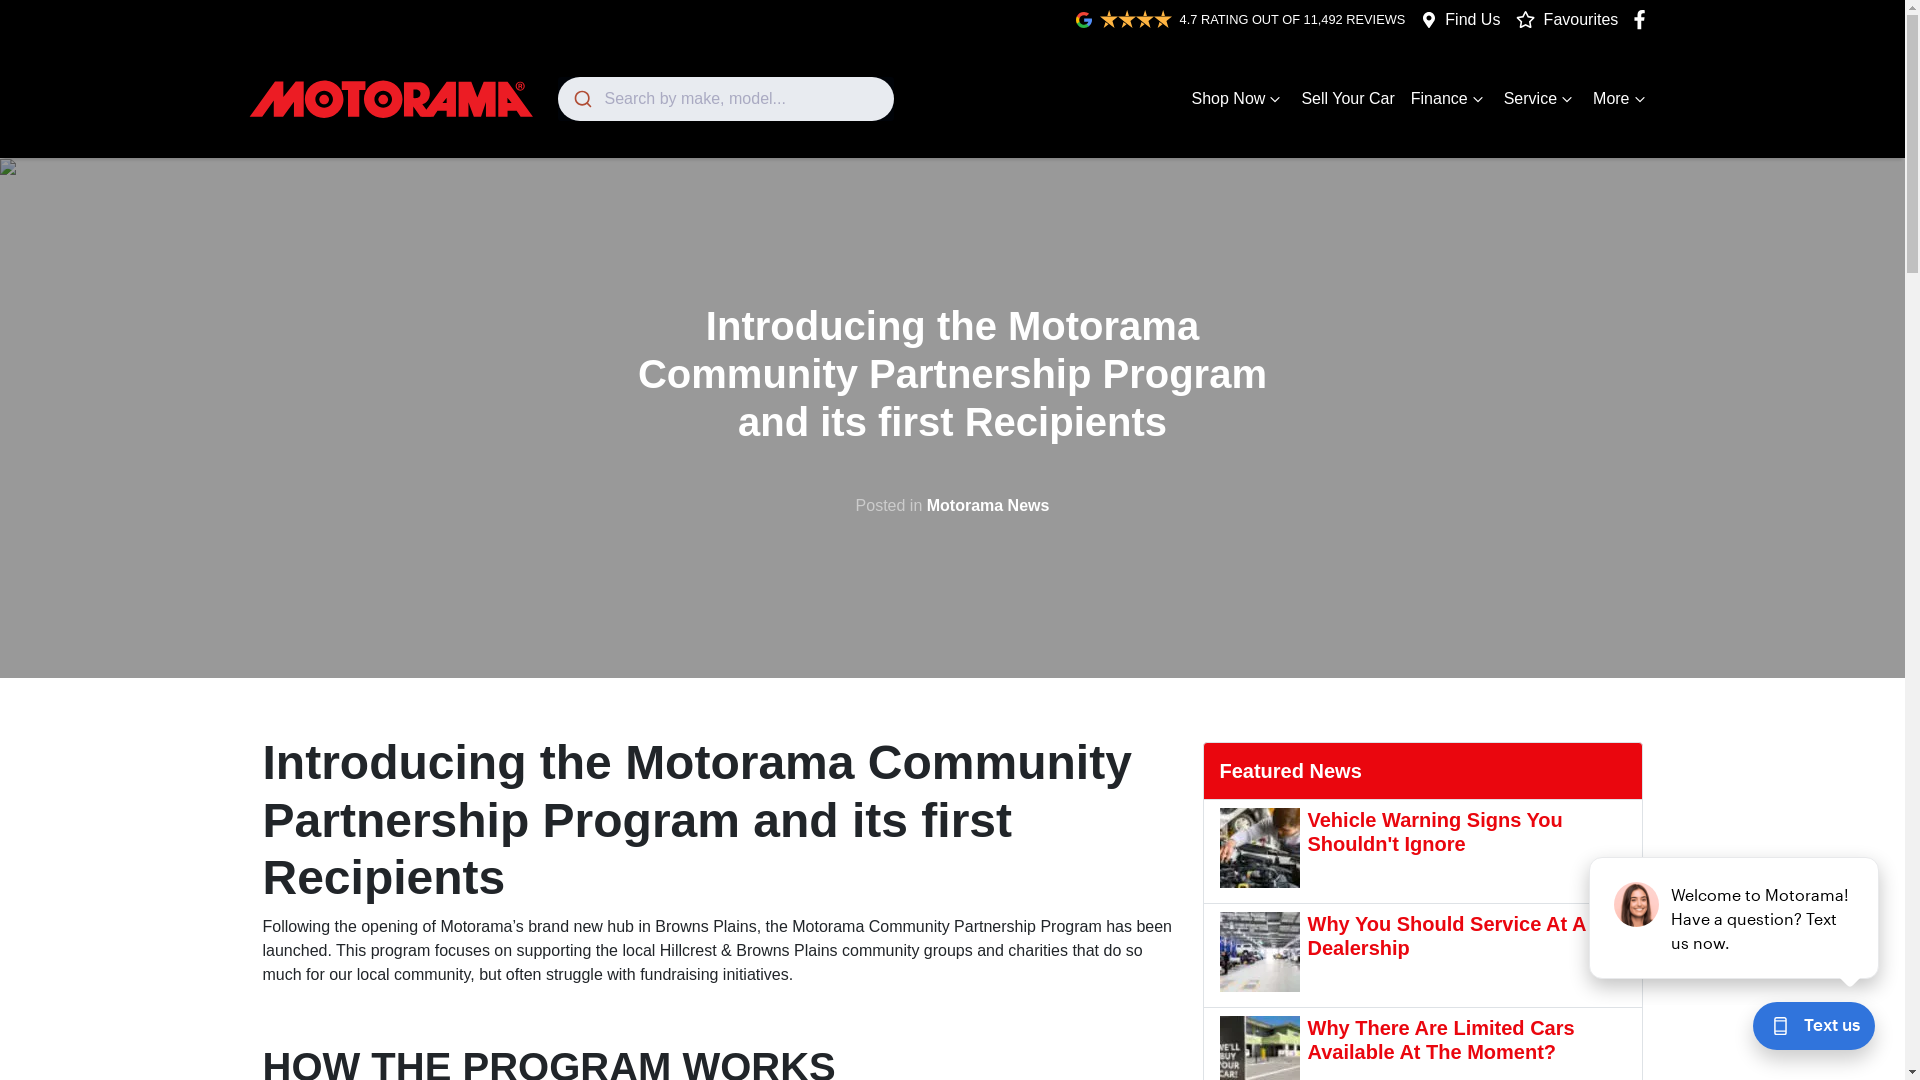 Image resolution: width=1920 pixels, height=1080 pixels. Describe the element at coordinates (1539, 99) in the screenshot. I see `'Service'` at that location.